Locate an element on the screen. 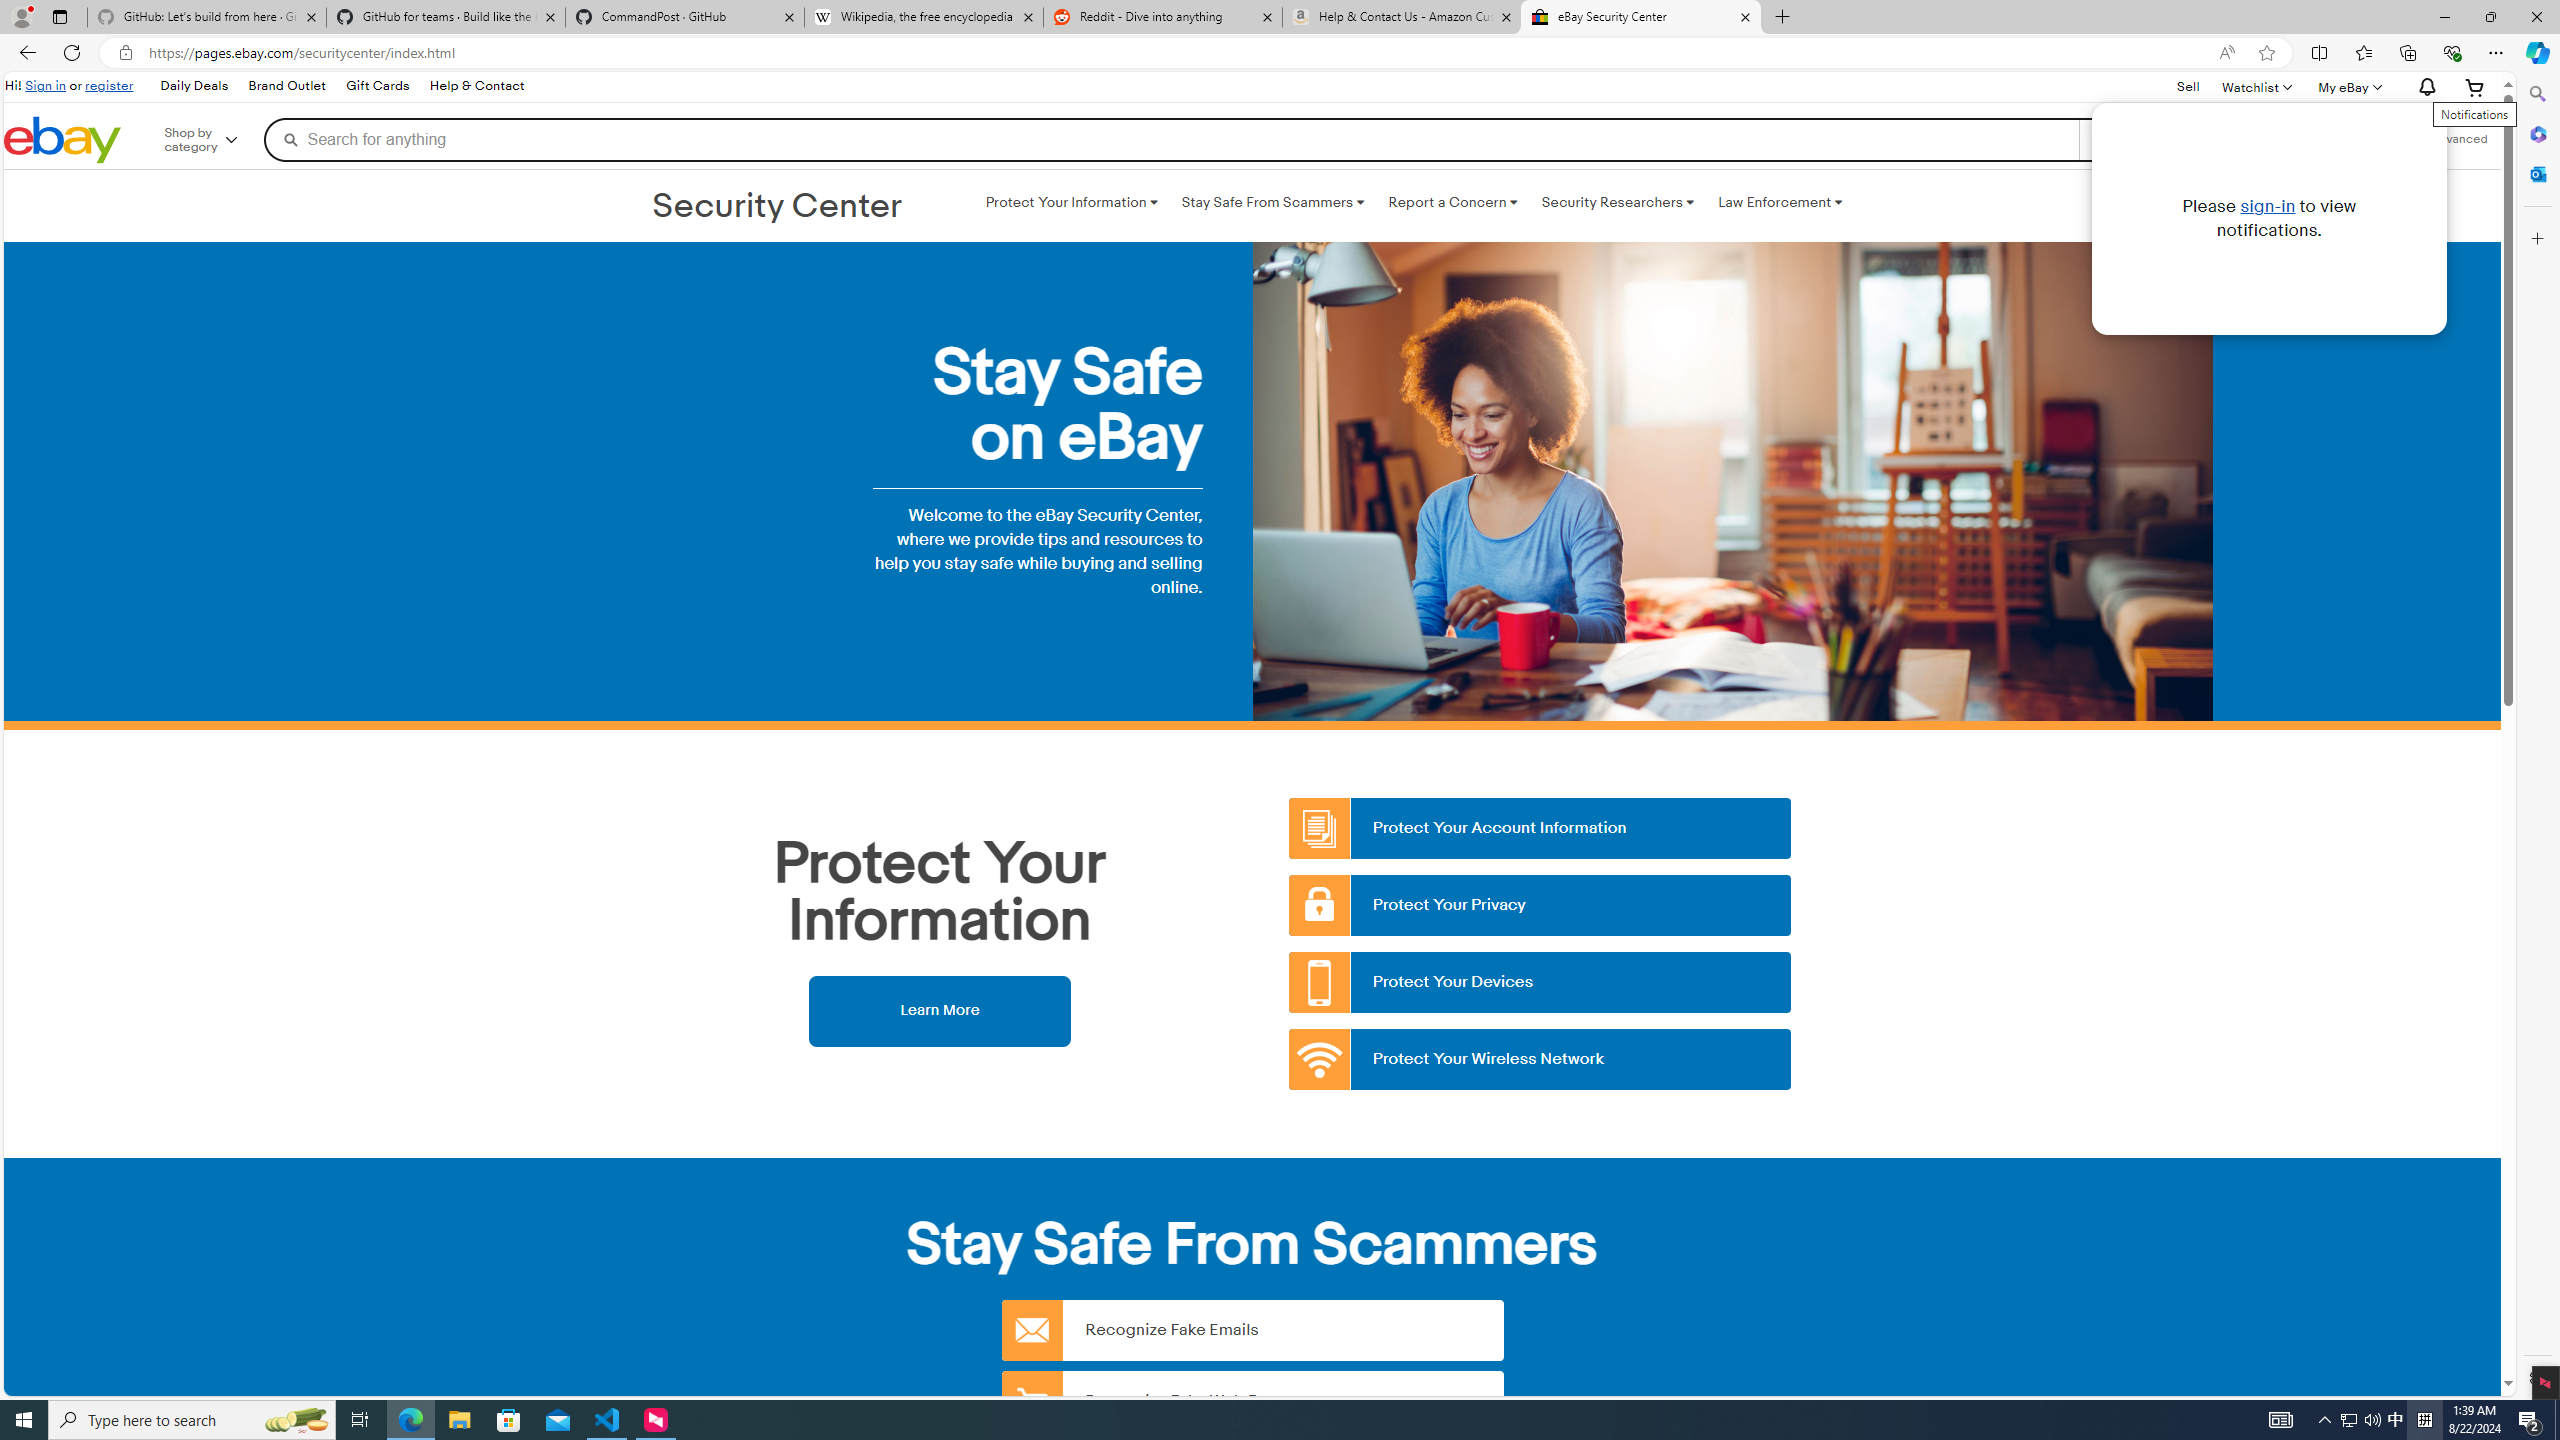 The height and width of the screenshot is (1440, 2560). 'Protect Your Information ' is located at coordinates (1071, 202).